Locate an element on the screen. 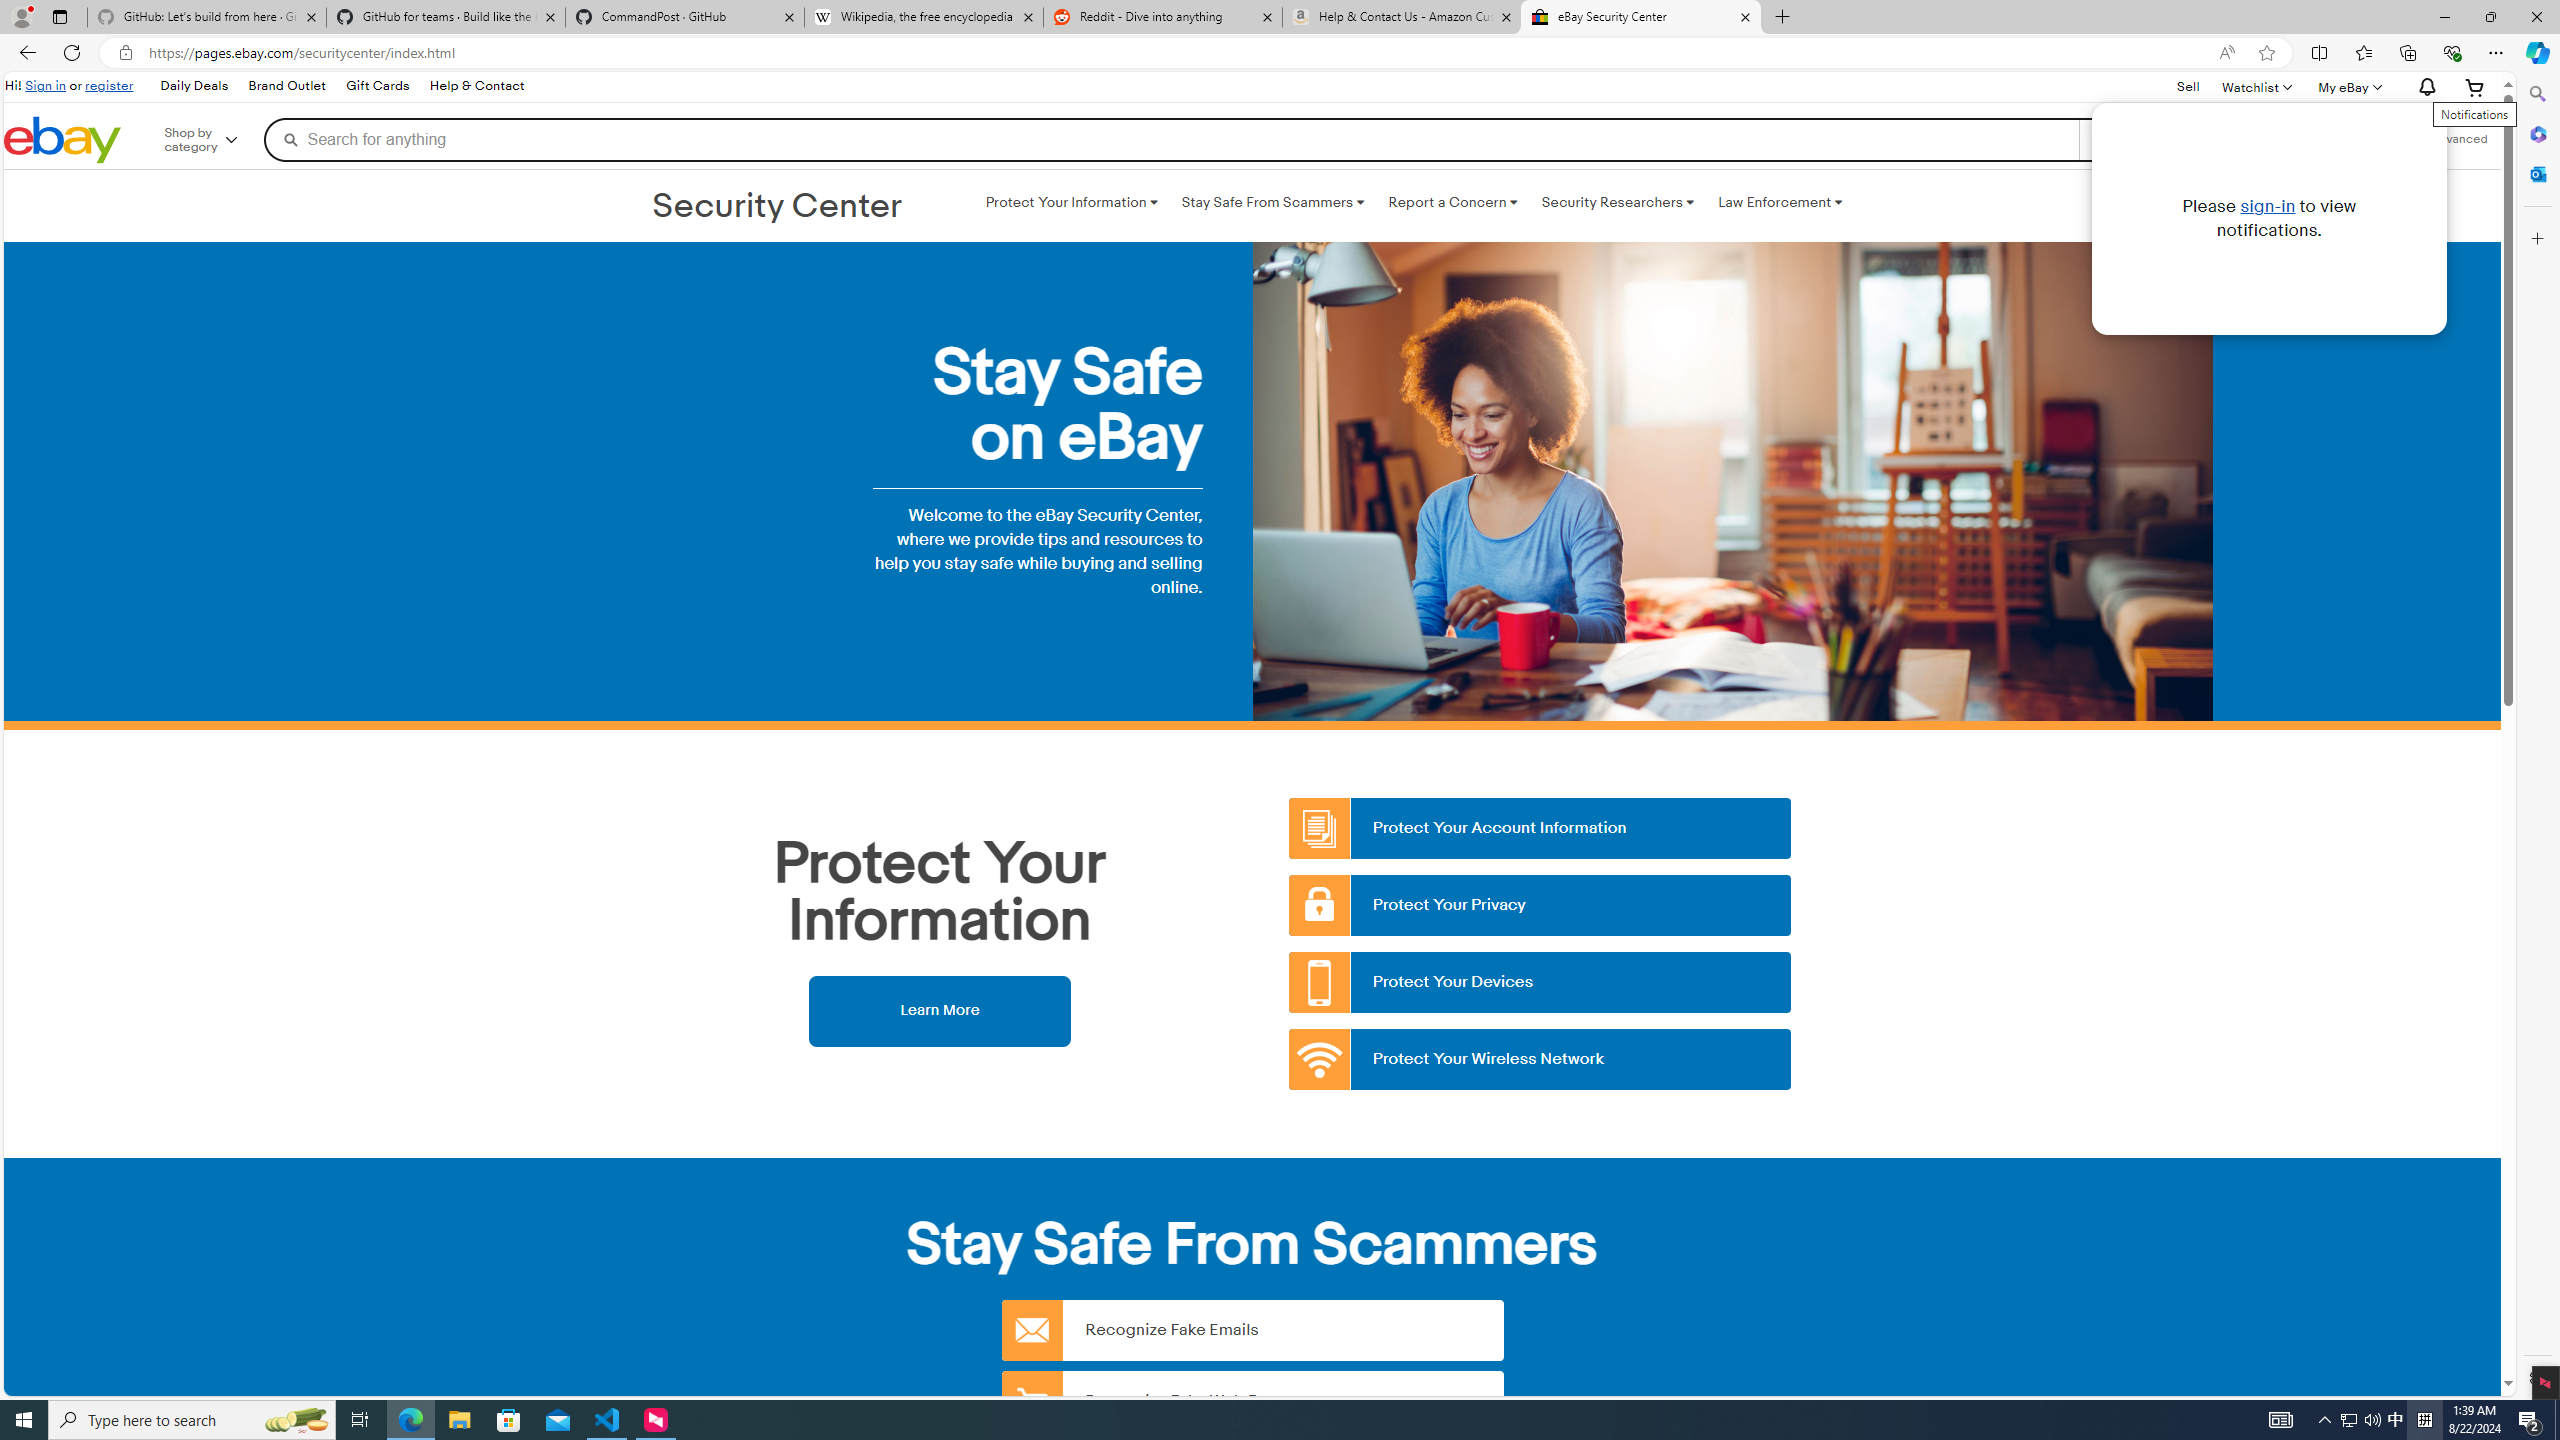 The height and width of the screenshot is (1440, 2560). 'Protect Your Information ' is located at coordinates (1071, 202).